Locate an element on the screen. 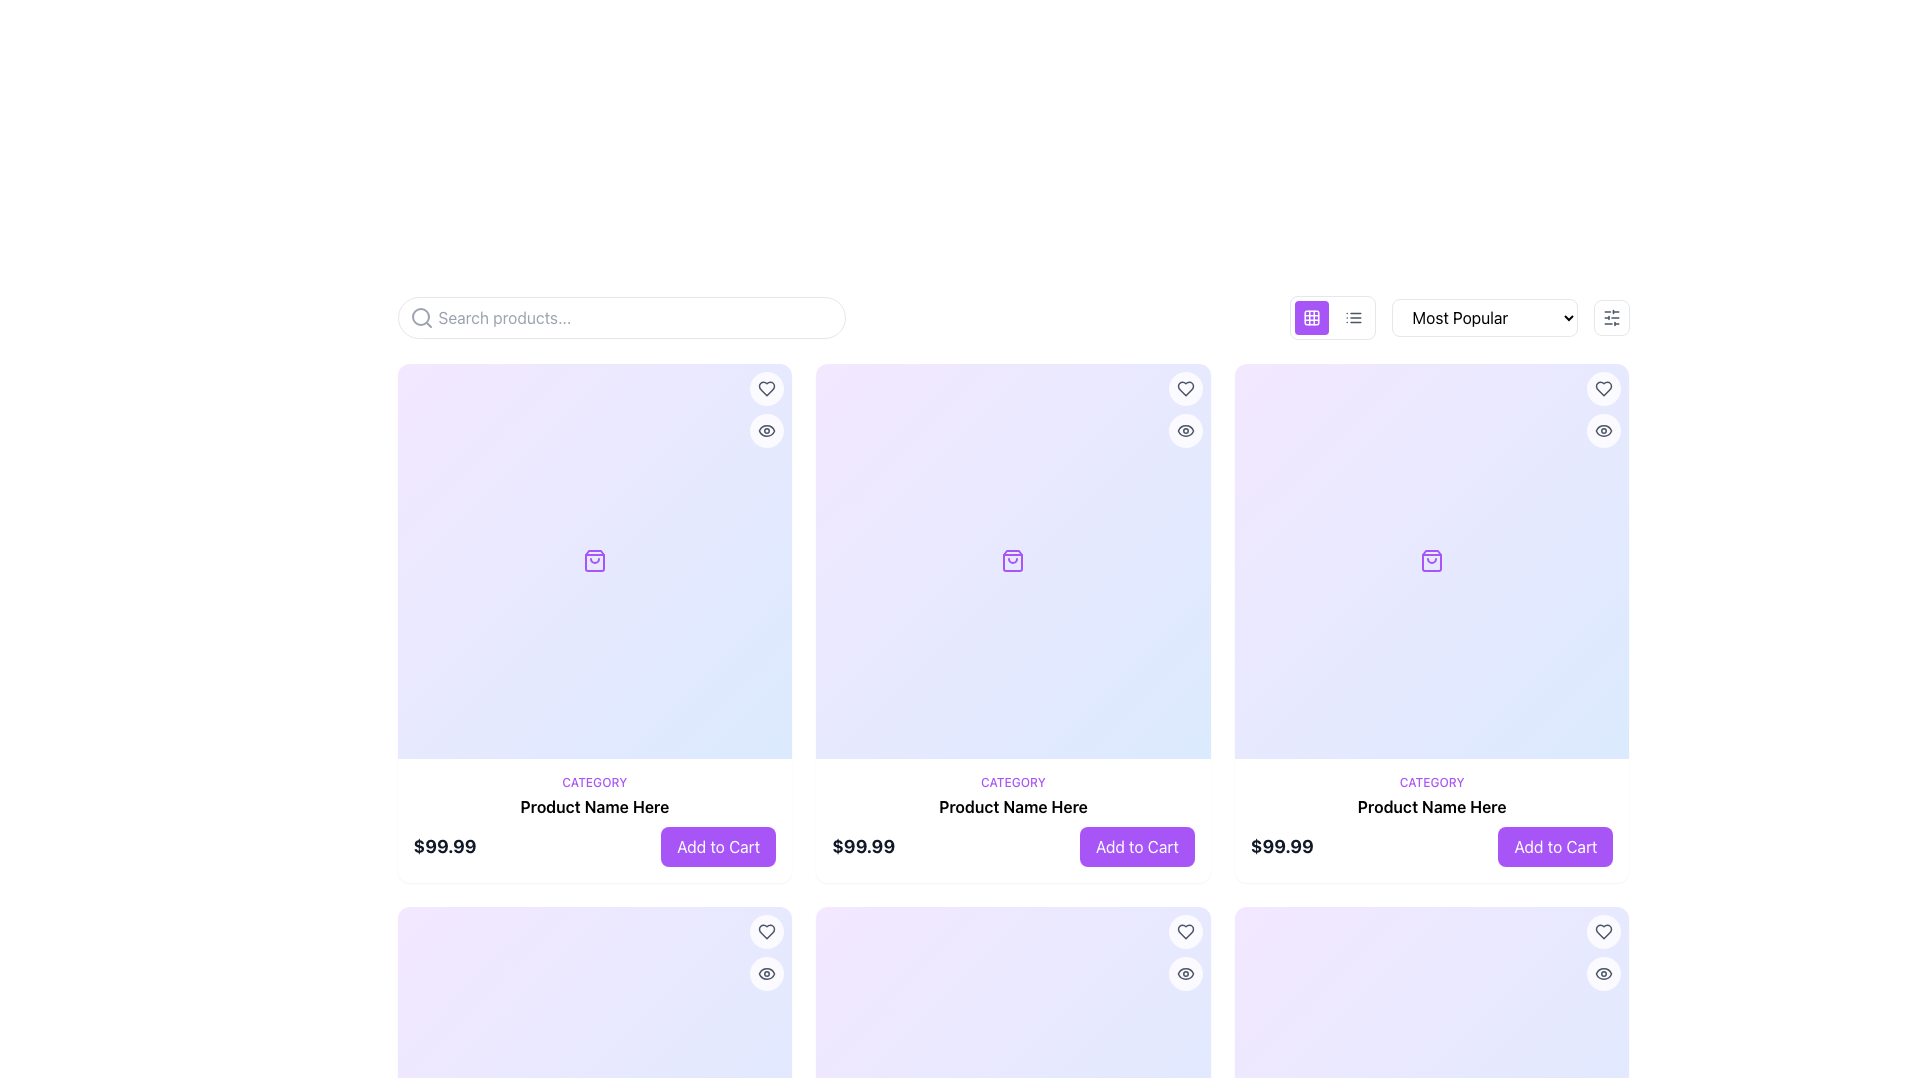  the circular button at the top-right corner of the product card overlay is located at coordinates (766, 931).